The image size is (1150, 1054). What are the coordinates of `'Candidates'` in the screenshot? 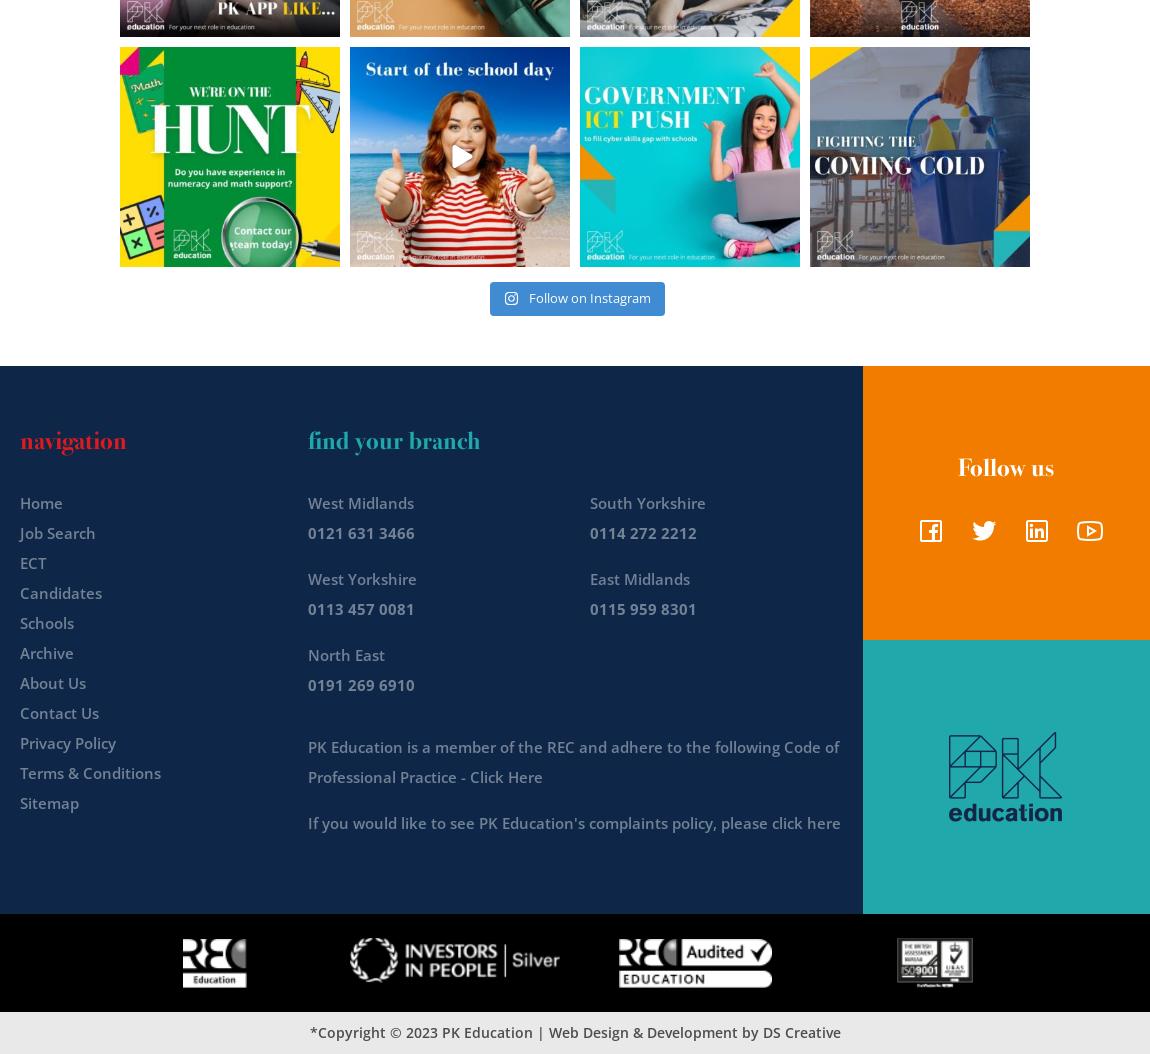 It's located at (59, 591).